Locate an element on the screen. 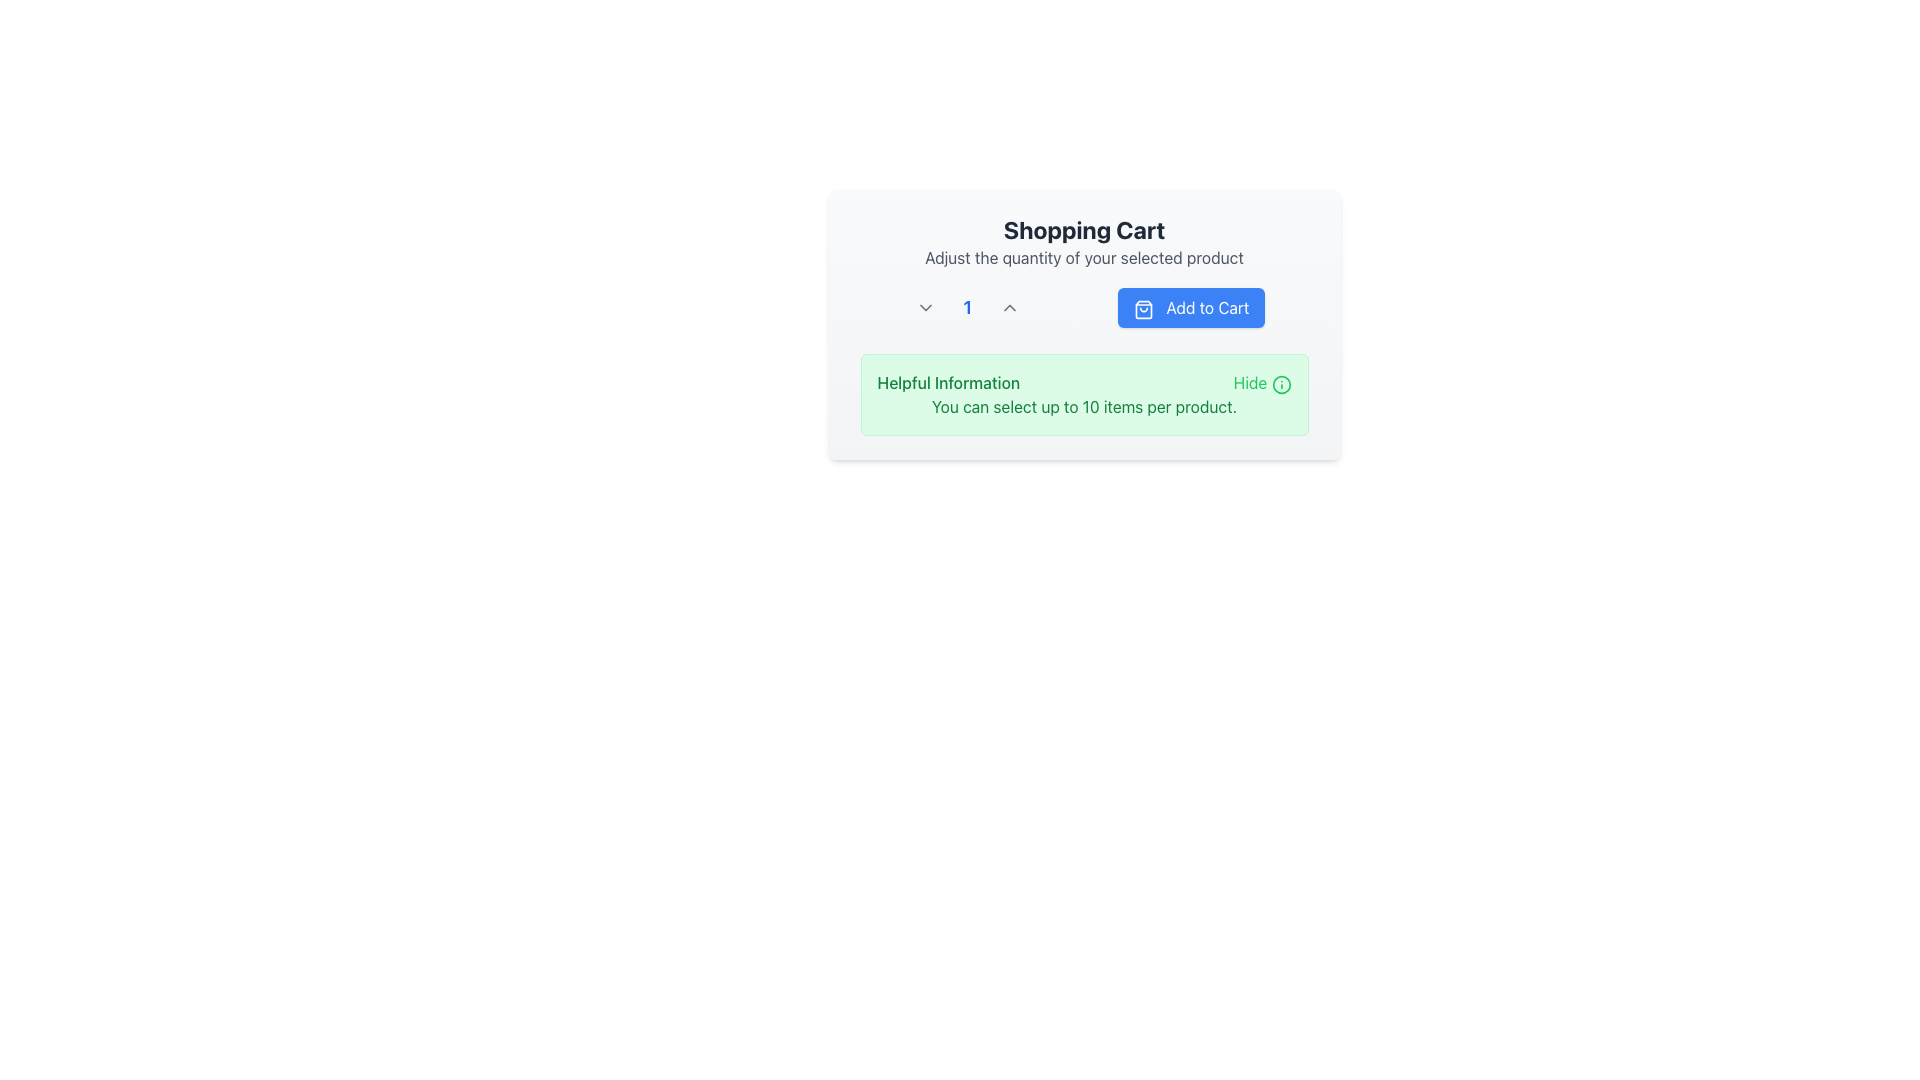  the static text providing guidance on the quantity adjustment feature in the shopping cart interface, located below the 'Shopping Cart' heading is located at coordinates (1083, 257).